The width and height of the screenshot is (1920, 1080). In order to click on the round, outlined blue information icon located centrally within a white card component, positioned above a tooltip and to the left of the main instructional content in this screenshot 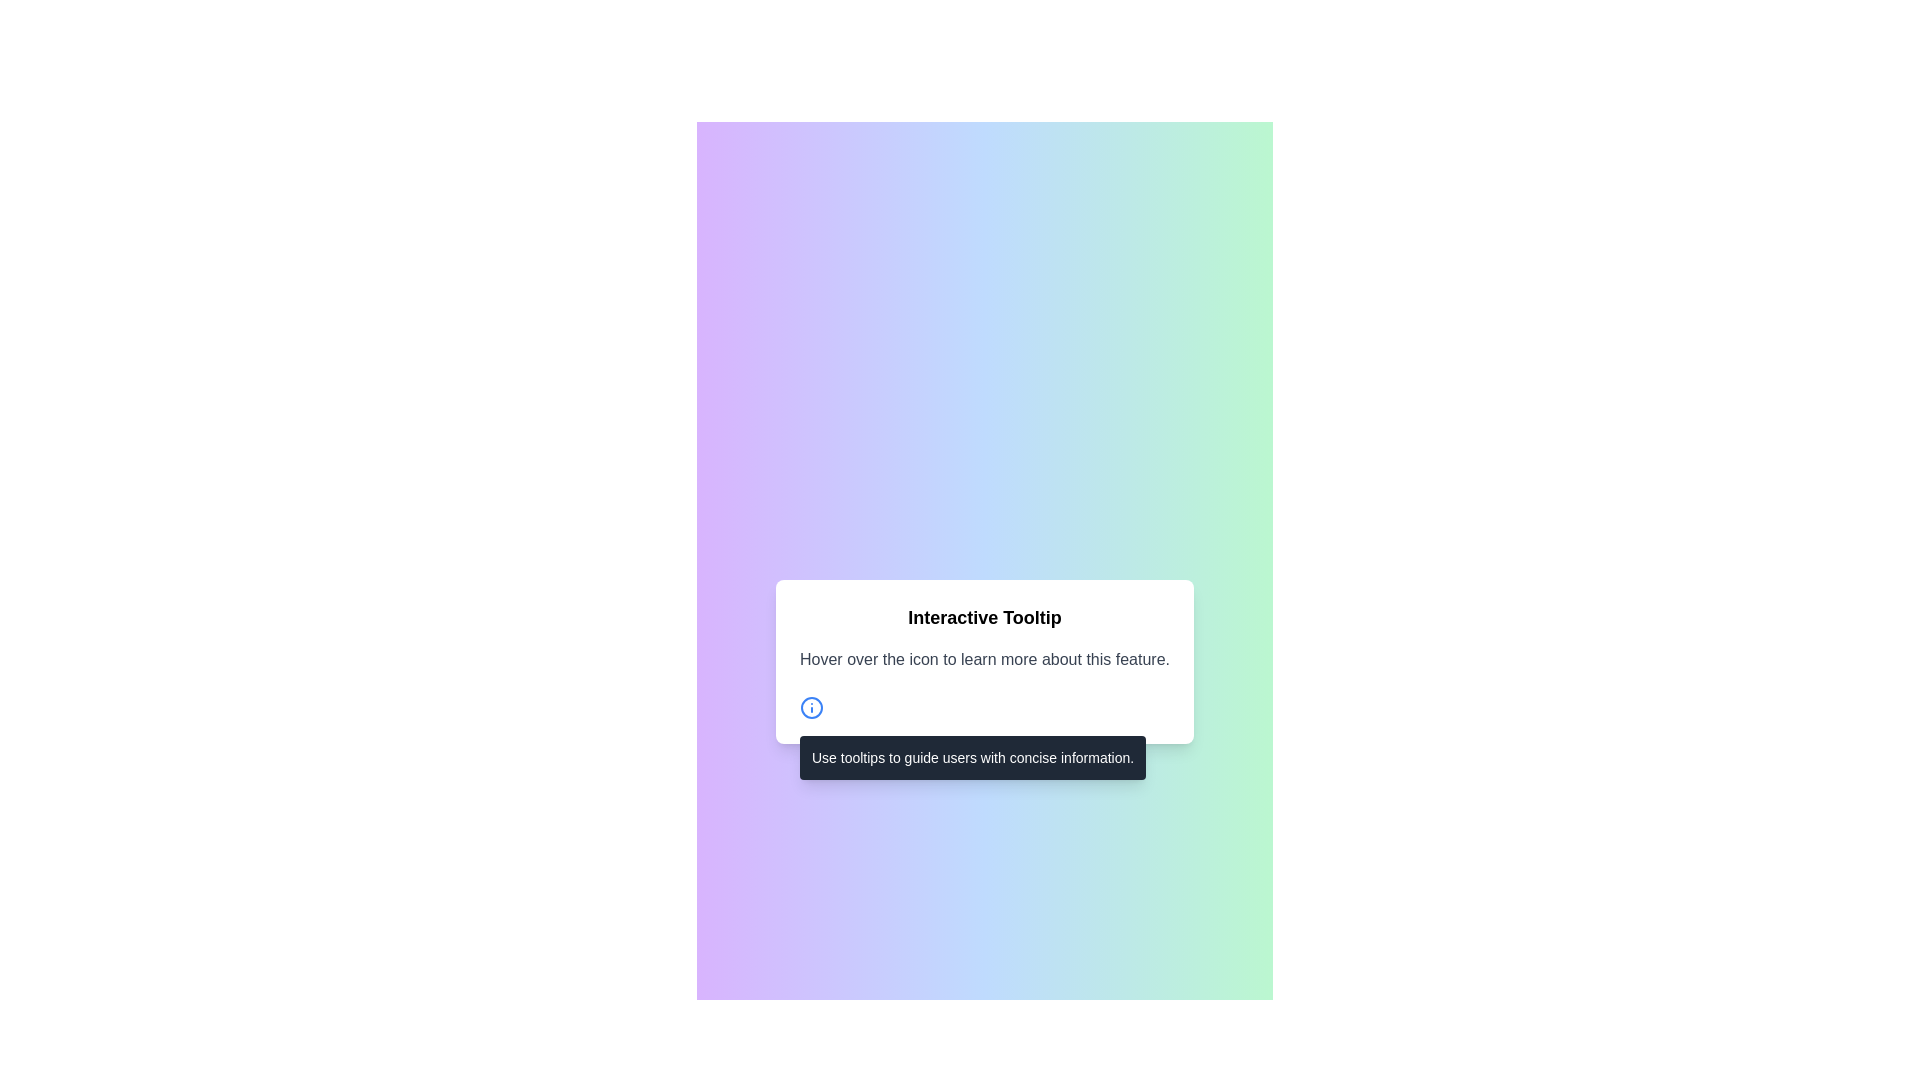, I will do `click(811, 707)`.